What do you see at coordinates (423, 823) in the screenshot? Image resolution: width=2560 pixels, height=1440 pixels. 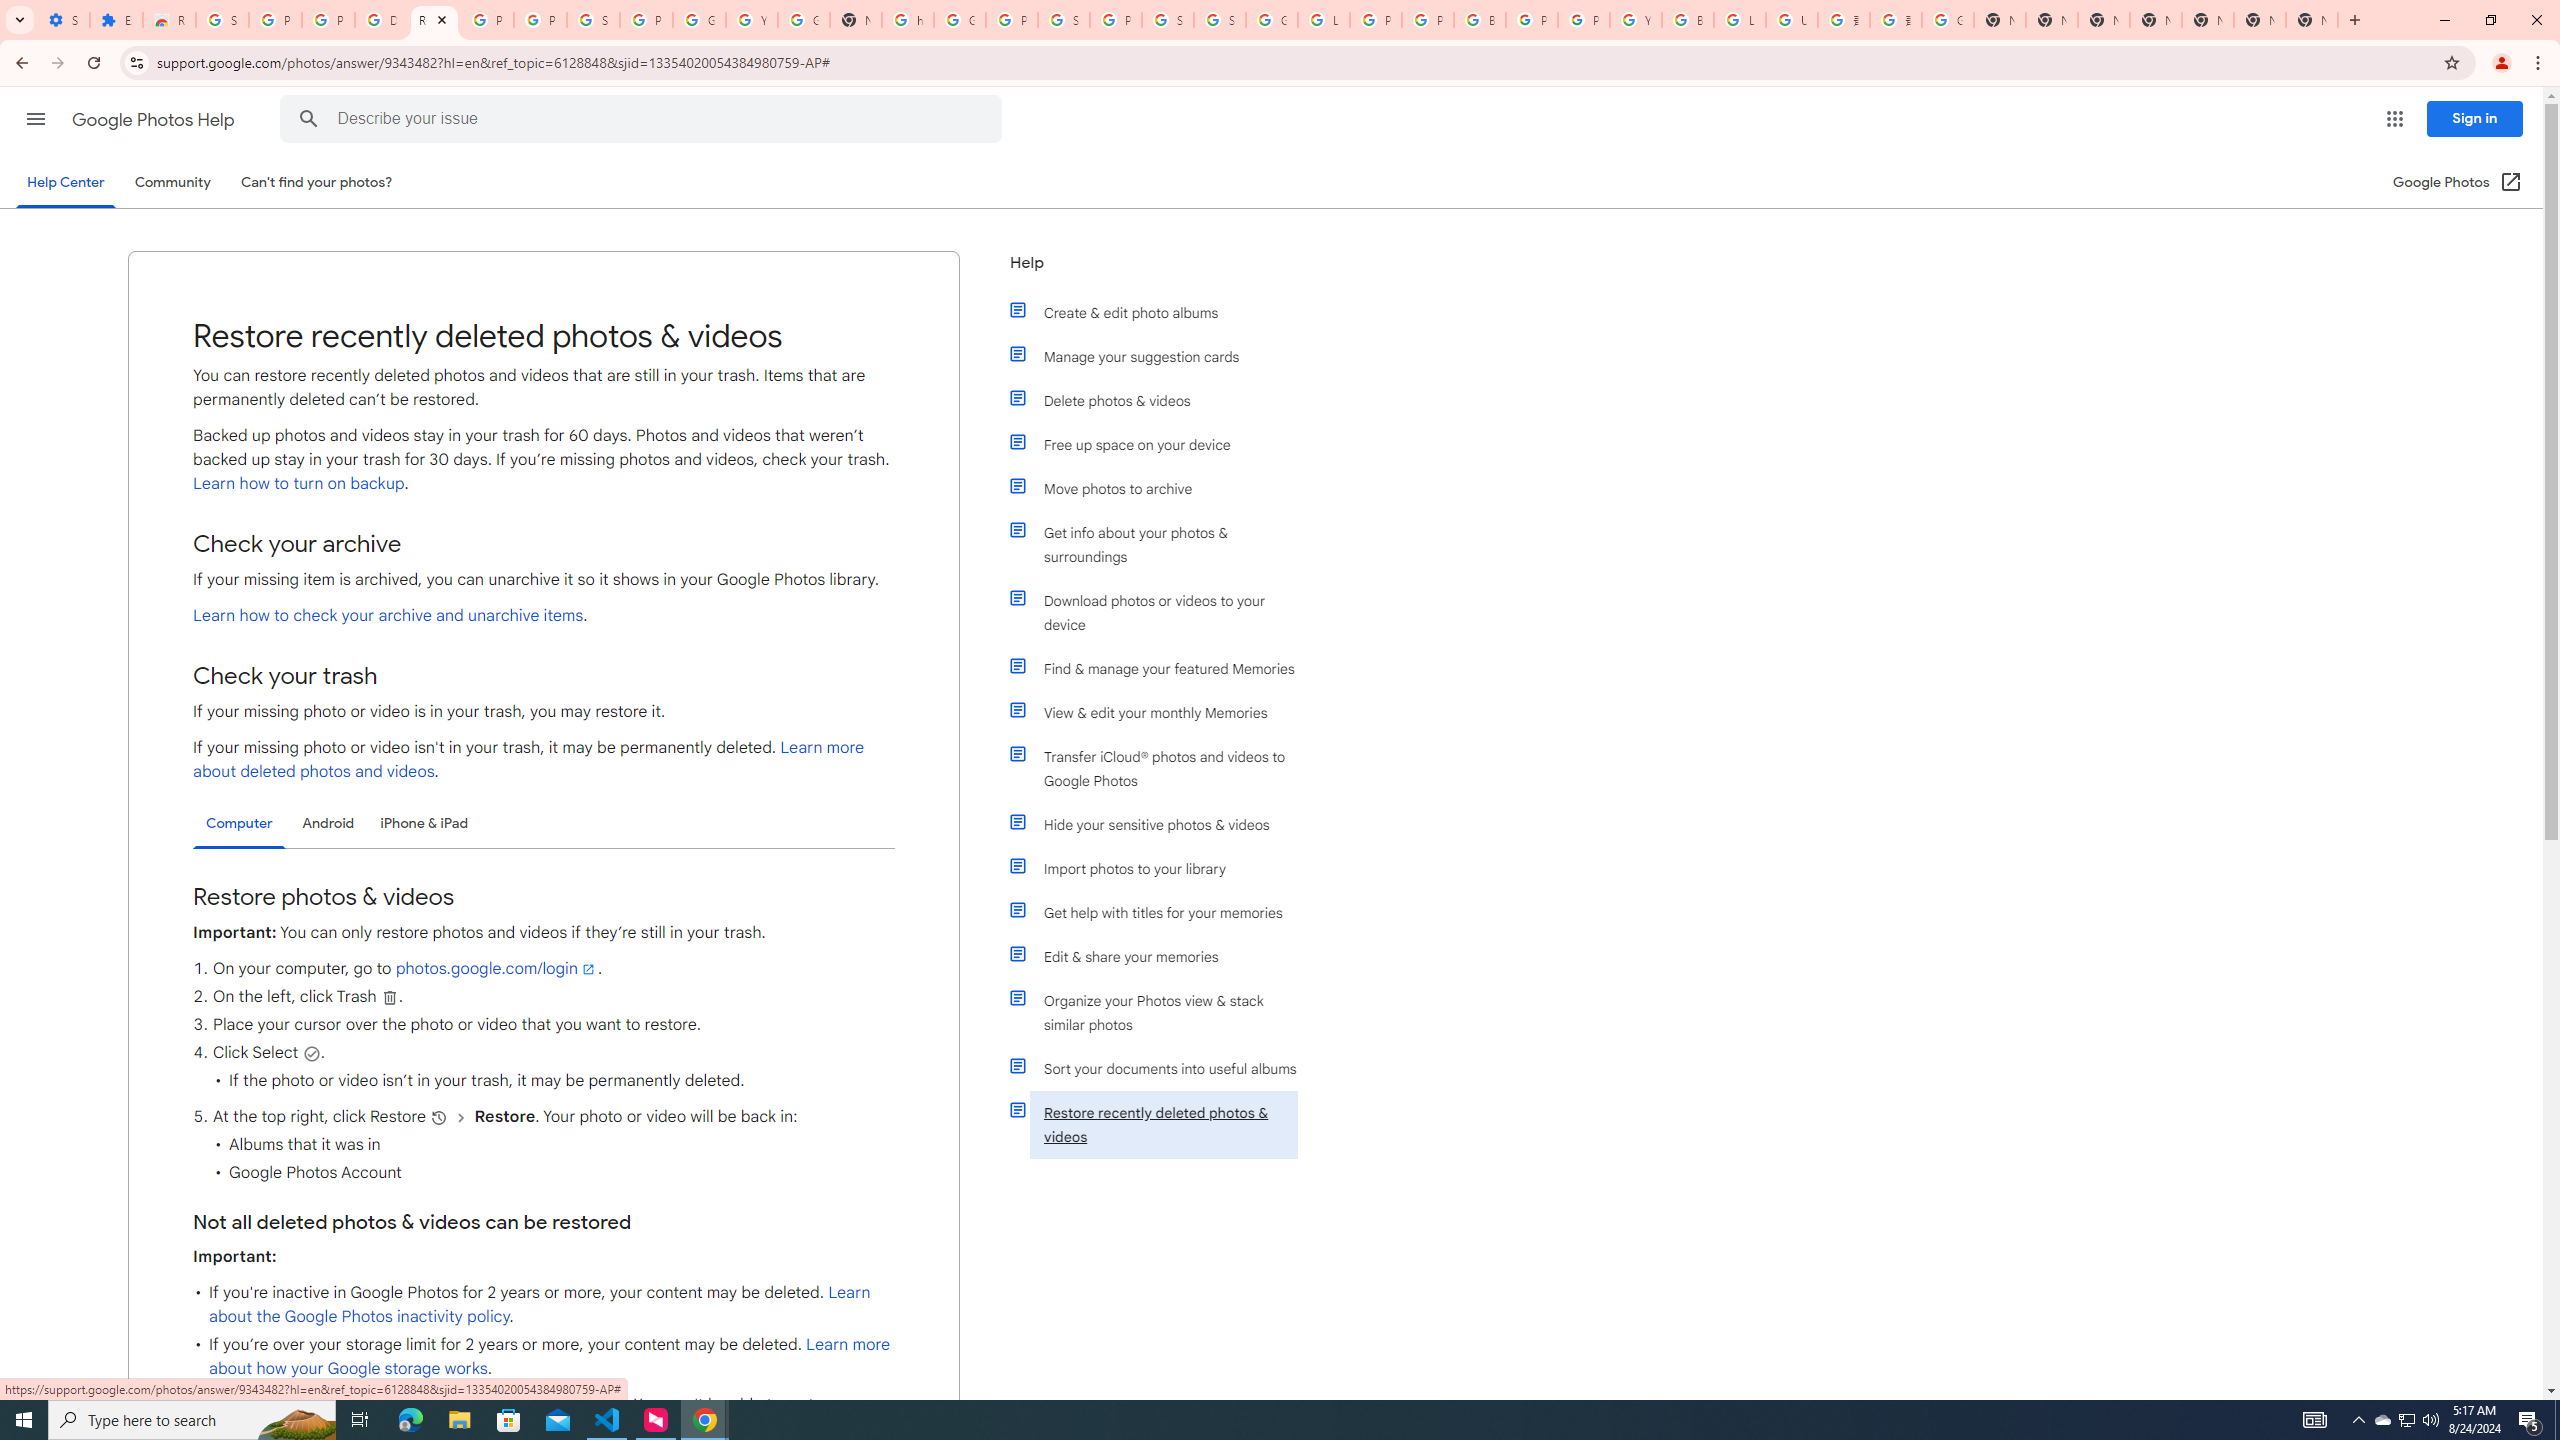 I see `'iPhone & iPad'` at bounding box center [423, 823].